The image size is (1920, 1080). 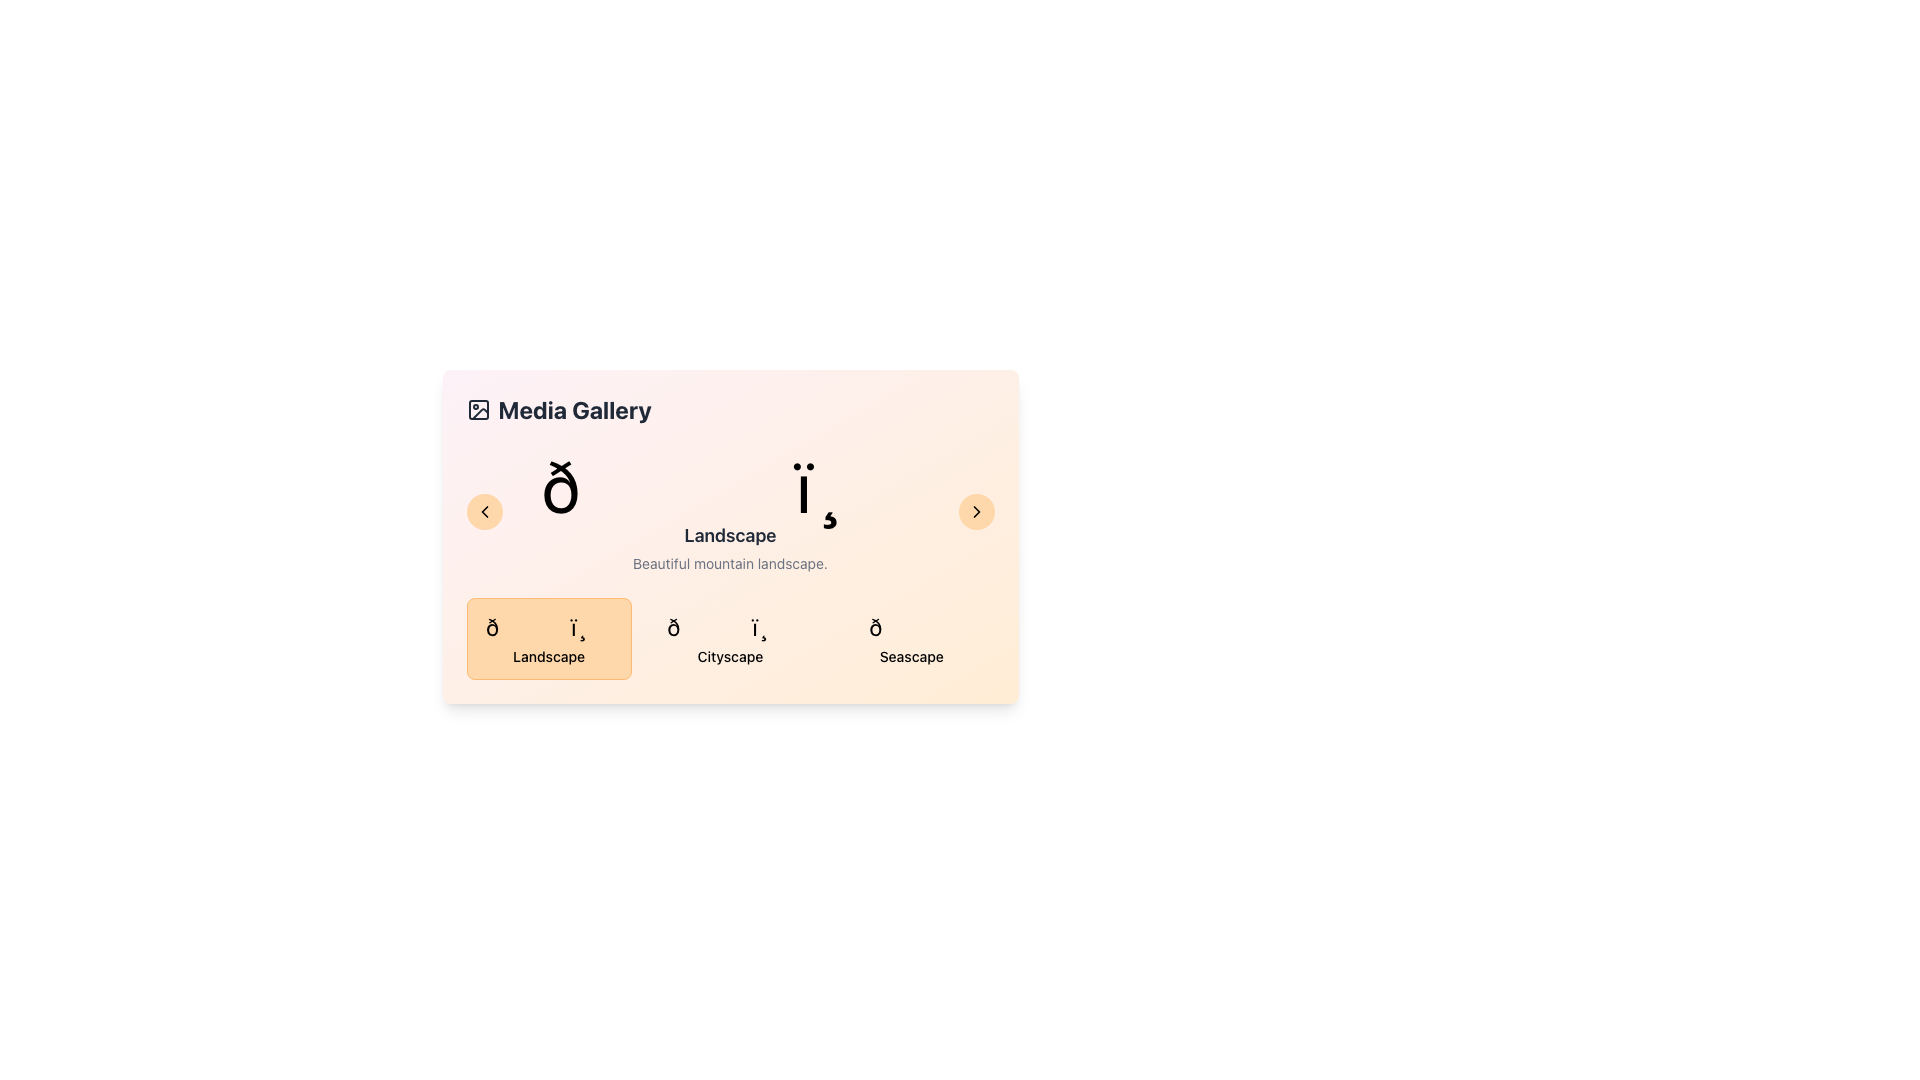 I want to click on the circular button containing the leftward-pointing chevron icon, which features an orange background that changes to a lighter shade upon hovering, so click(x=484, y=511).